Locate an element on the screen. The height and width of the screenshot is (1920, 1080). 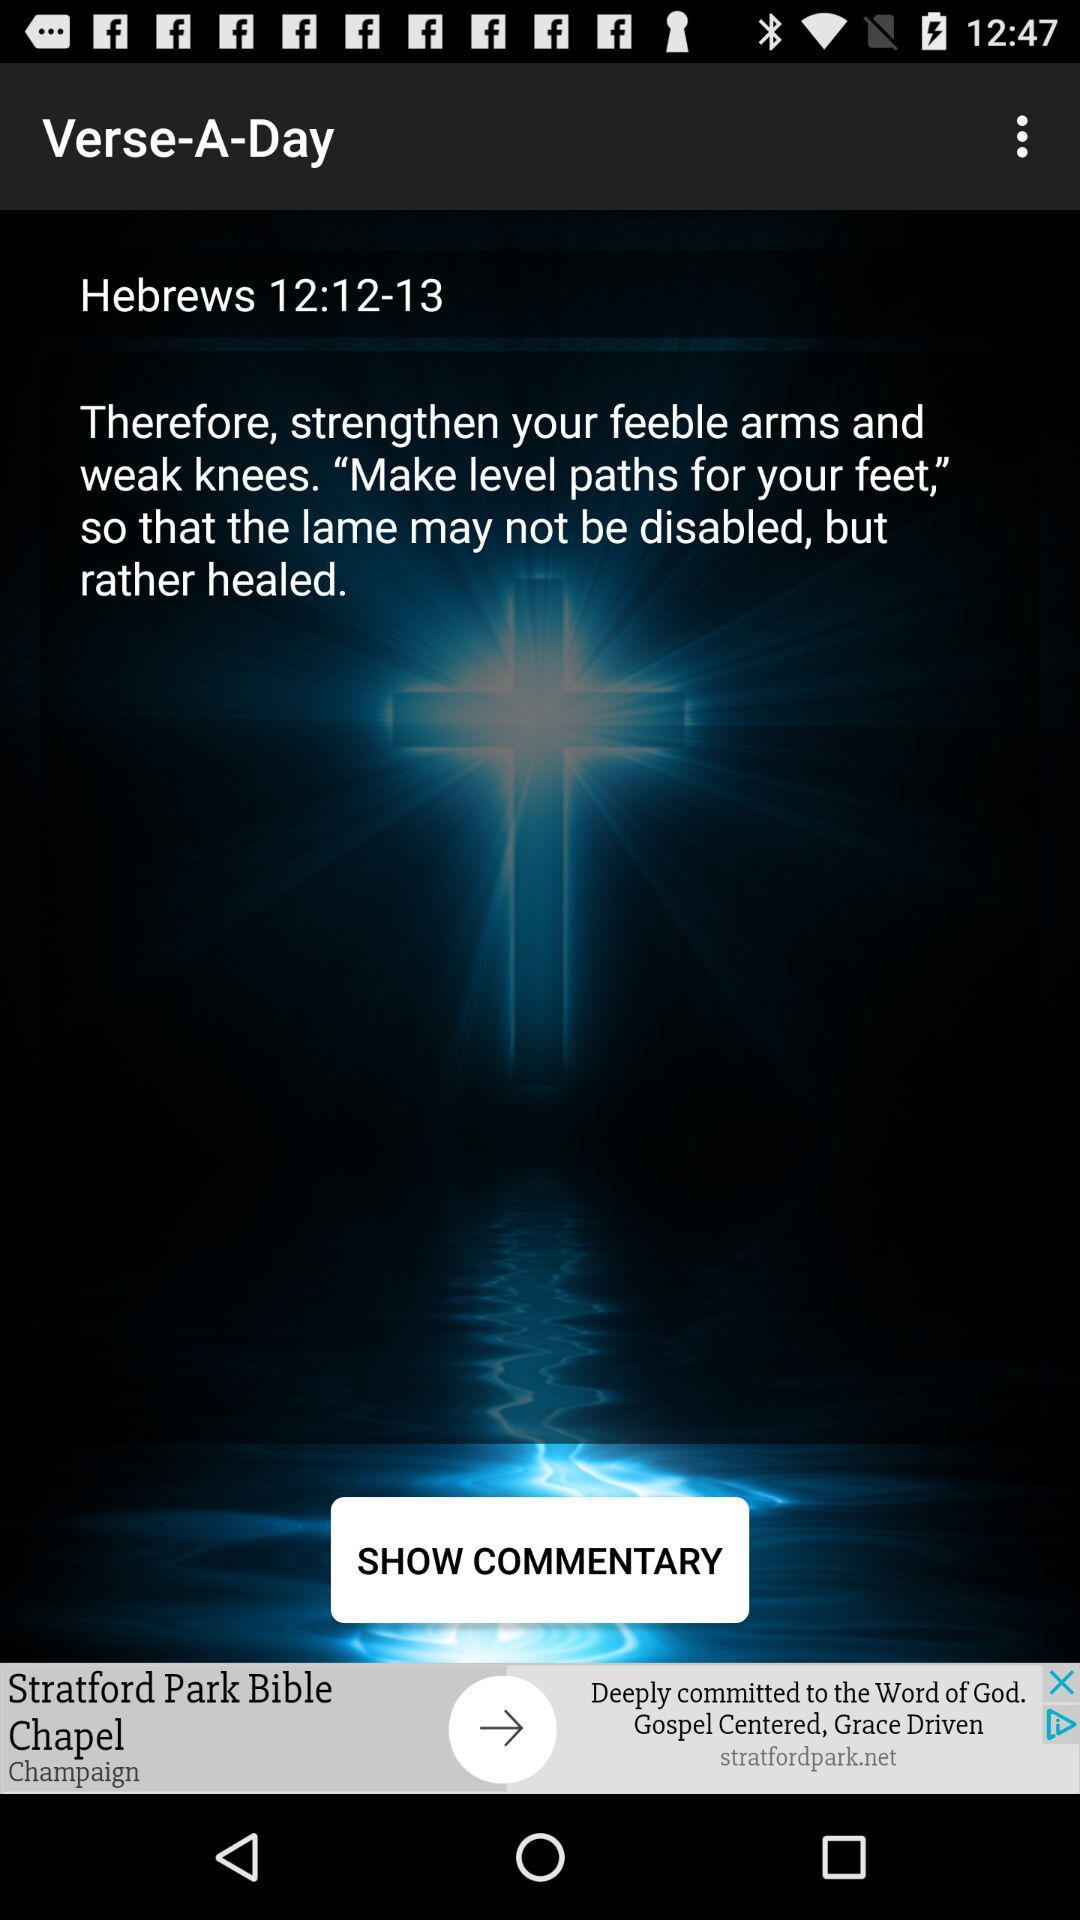
item next to verse-a-day item is located at coordinates (1027, 135).